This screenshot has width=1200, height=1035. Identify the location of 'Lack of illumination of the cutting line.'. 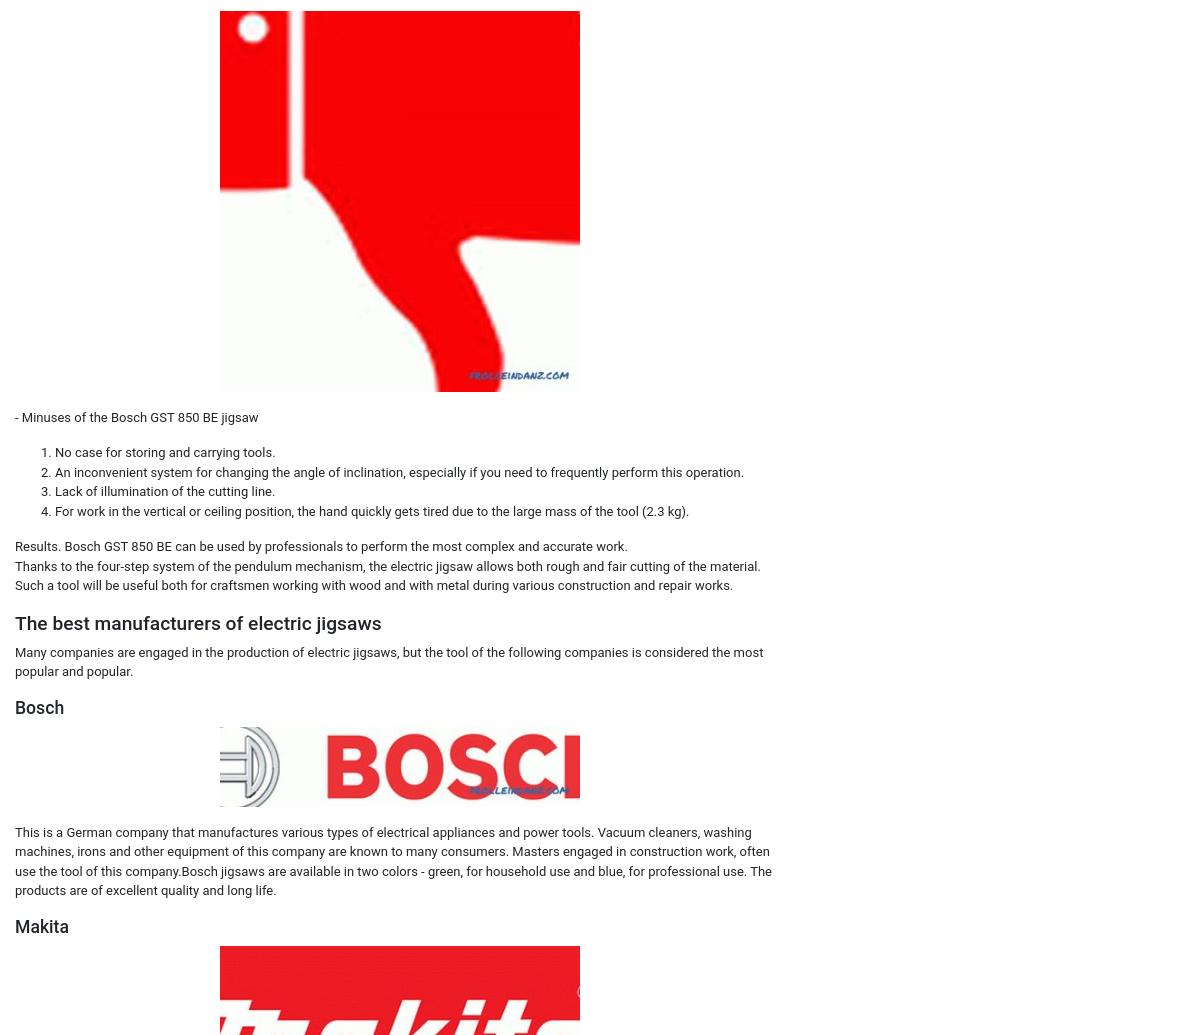
(54, 491).